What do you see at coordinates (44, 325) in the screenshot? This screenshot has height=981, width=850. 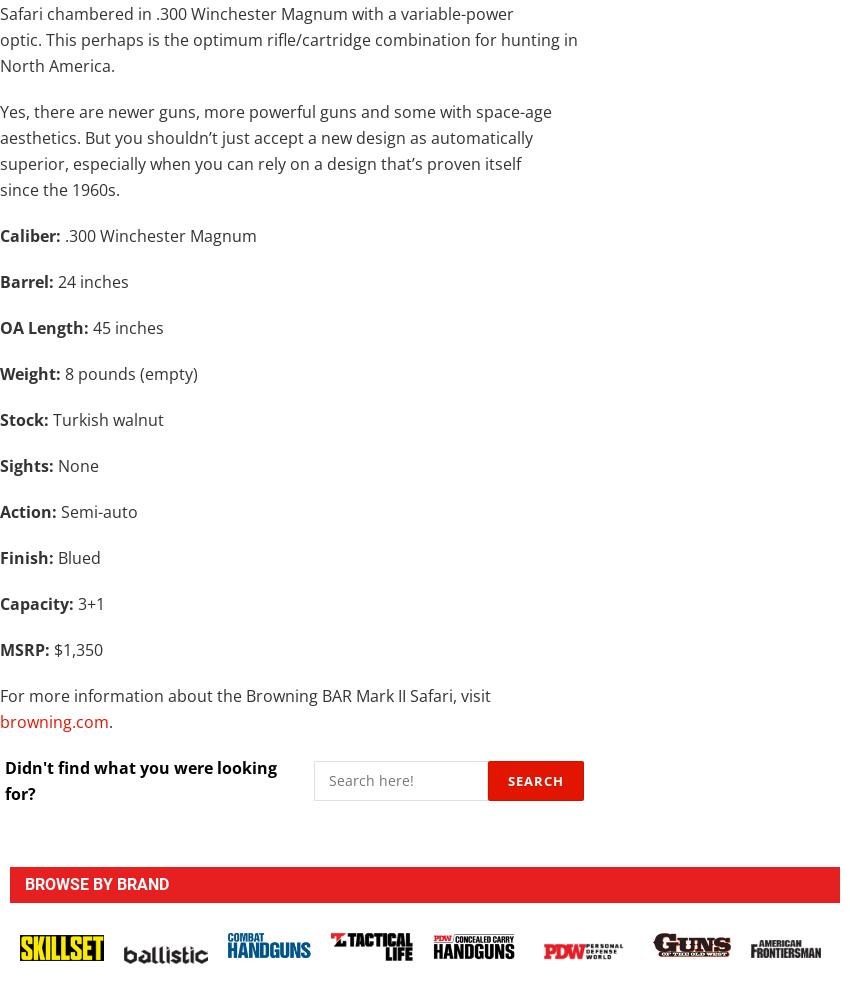 I see `'OA Length:'` at bounding box center [44, 325].